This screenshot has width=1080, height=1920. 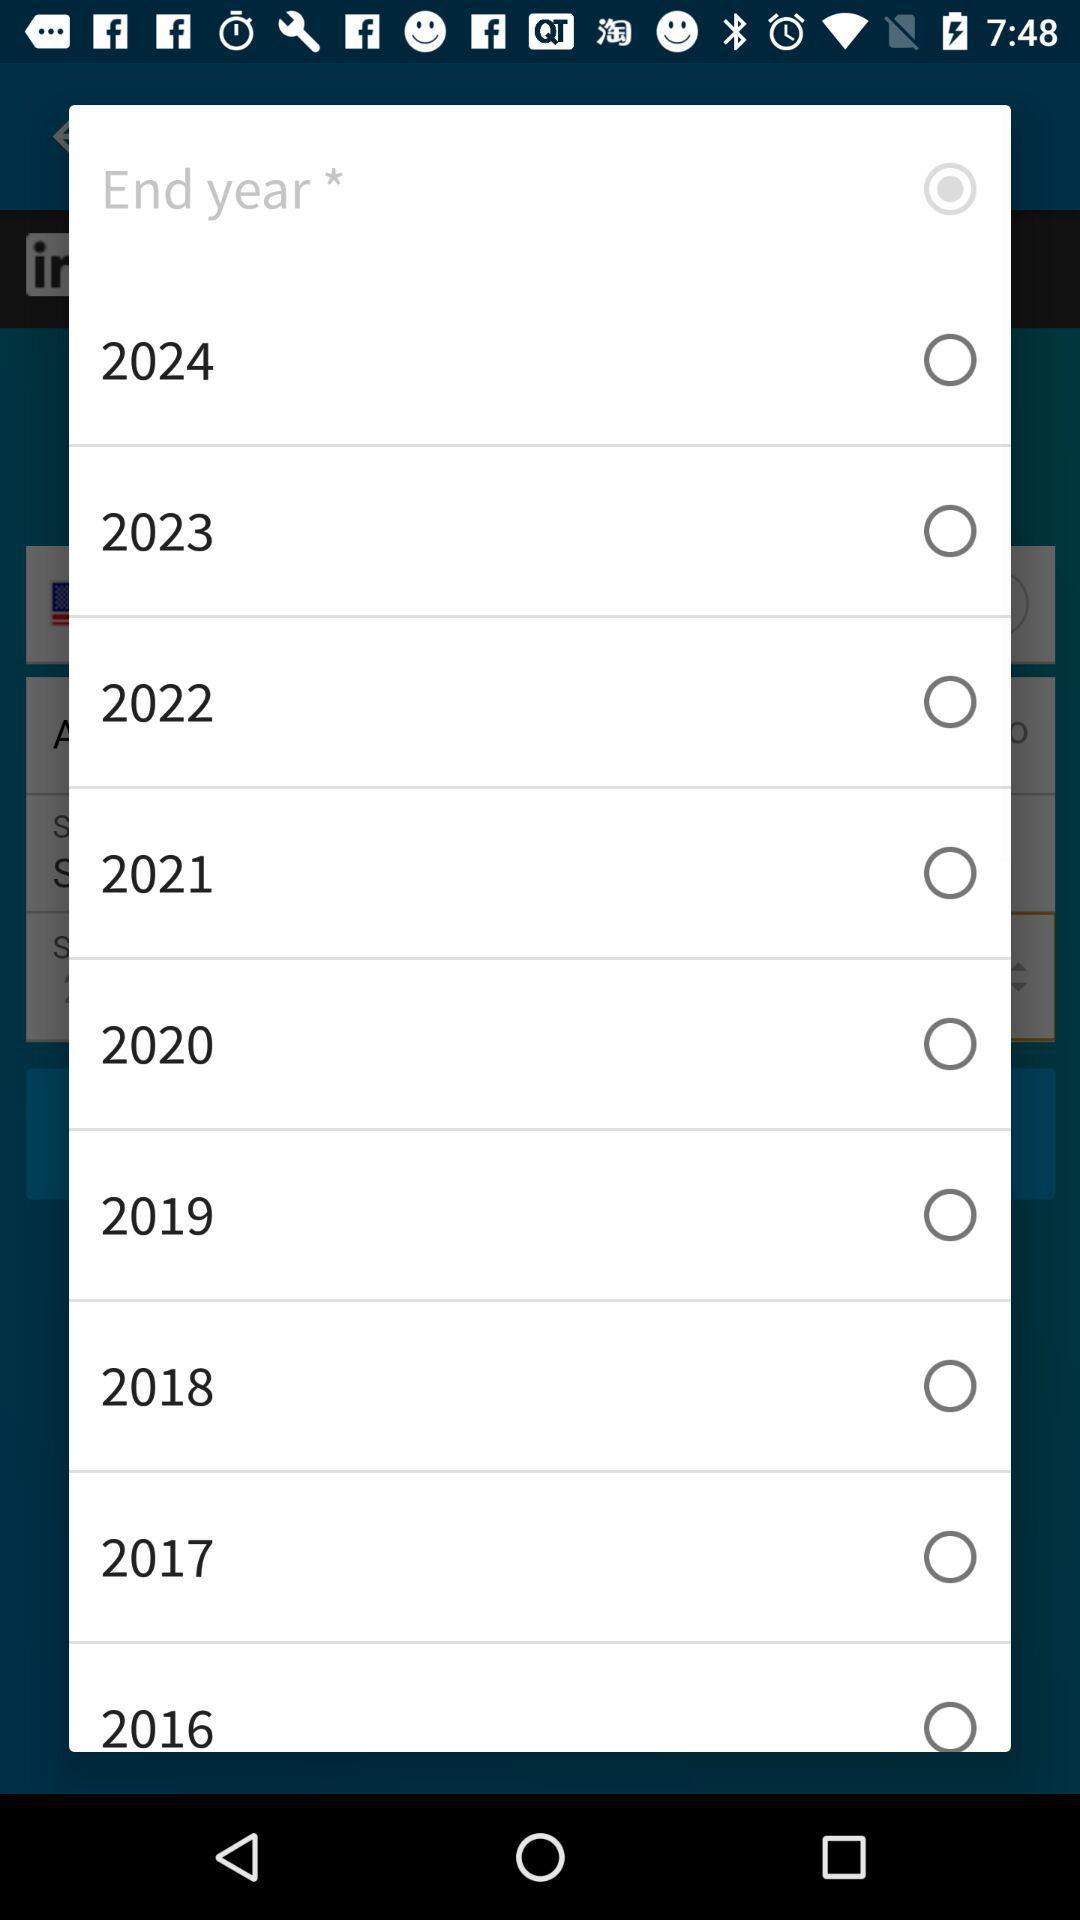 I want to click on 2016 icon, so click(x=540, y=1697).